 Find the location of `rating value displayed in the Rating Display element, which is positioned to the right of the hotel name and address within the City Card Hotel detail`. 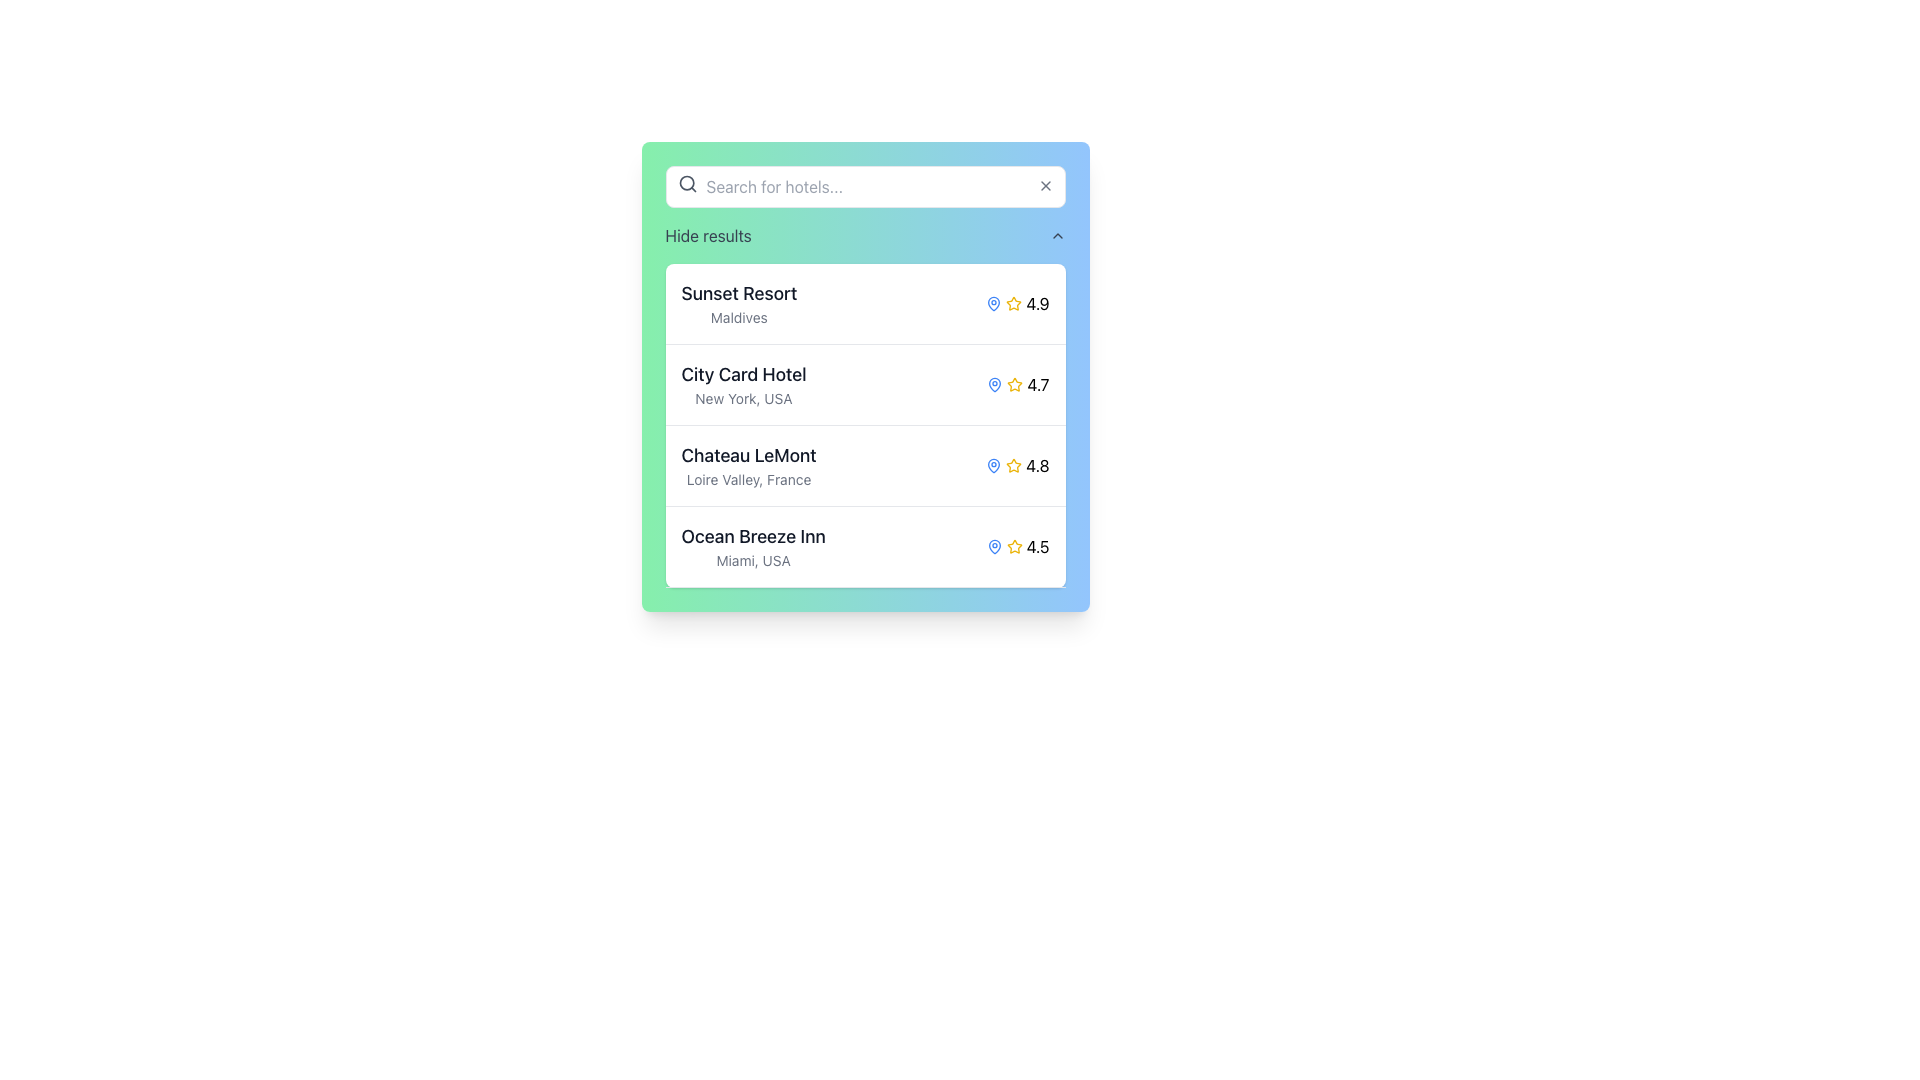

rating value displayed in the Rating Display element, which is positioned to the right of the hotel name and address within the City Card Hotel detail is located at coordinates (1018, 385).